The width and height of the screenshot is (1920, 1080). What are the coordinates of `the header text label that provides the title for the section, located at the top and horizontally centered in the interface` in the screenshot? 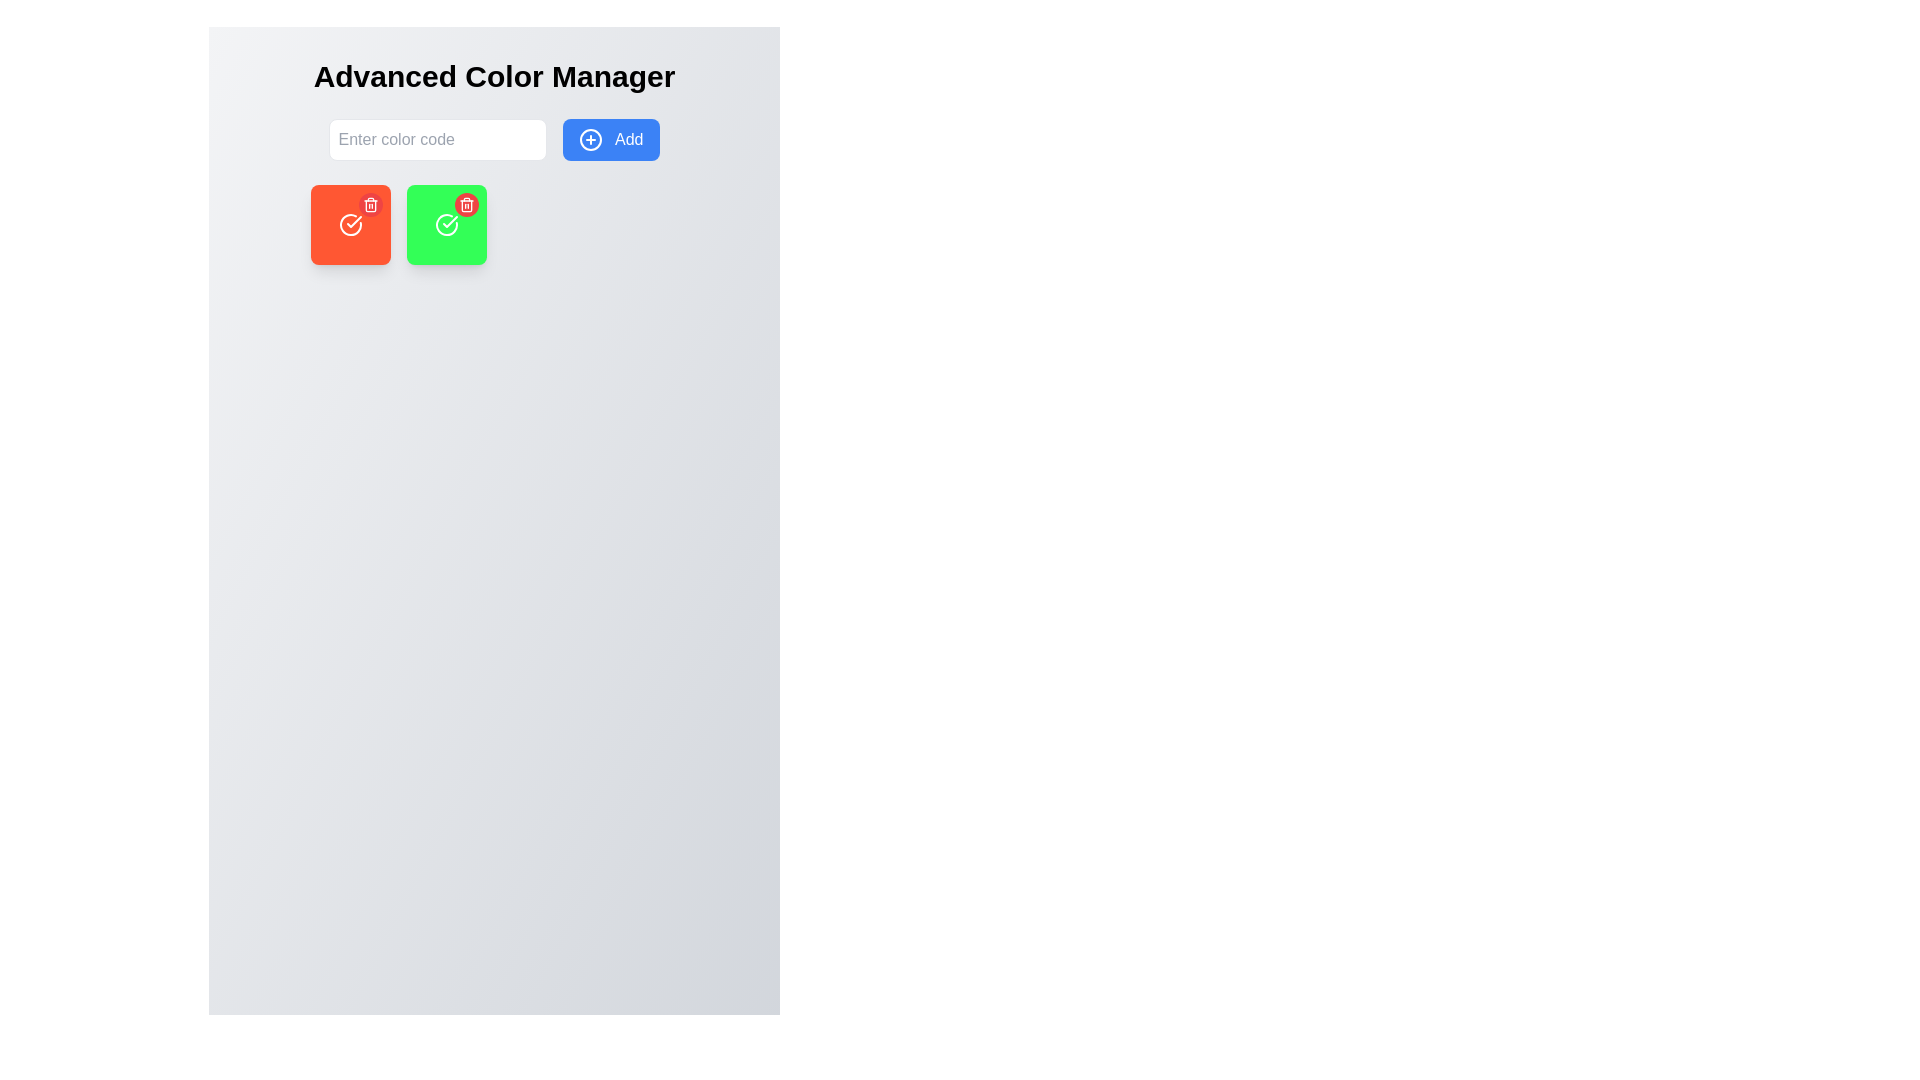 It's located at (494, 76).